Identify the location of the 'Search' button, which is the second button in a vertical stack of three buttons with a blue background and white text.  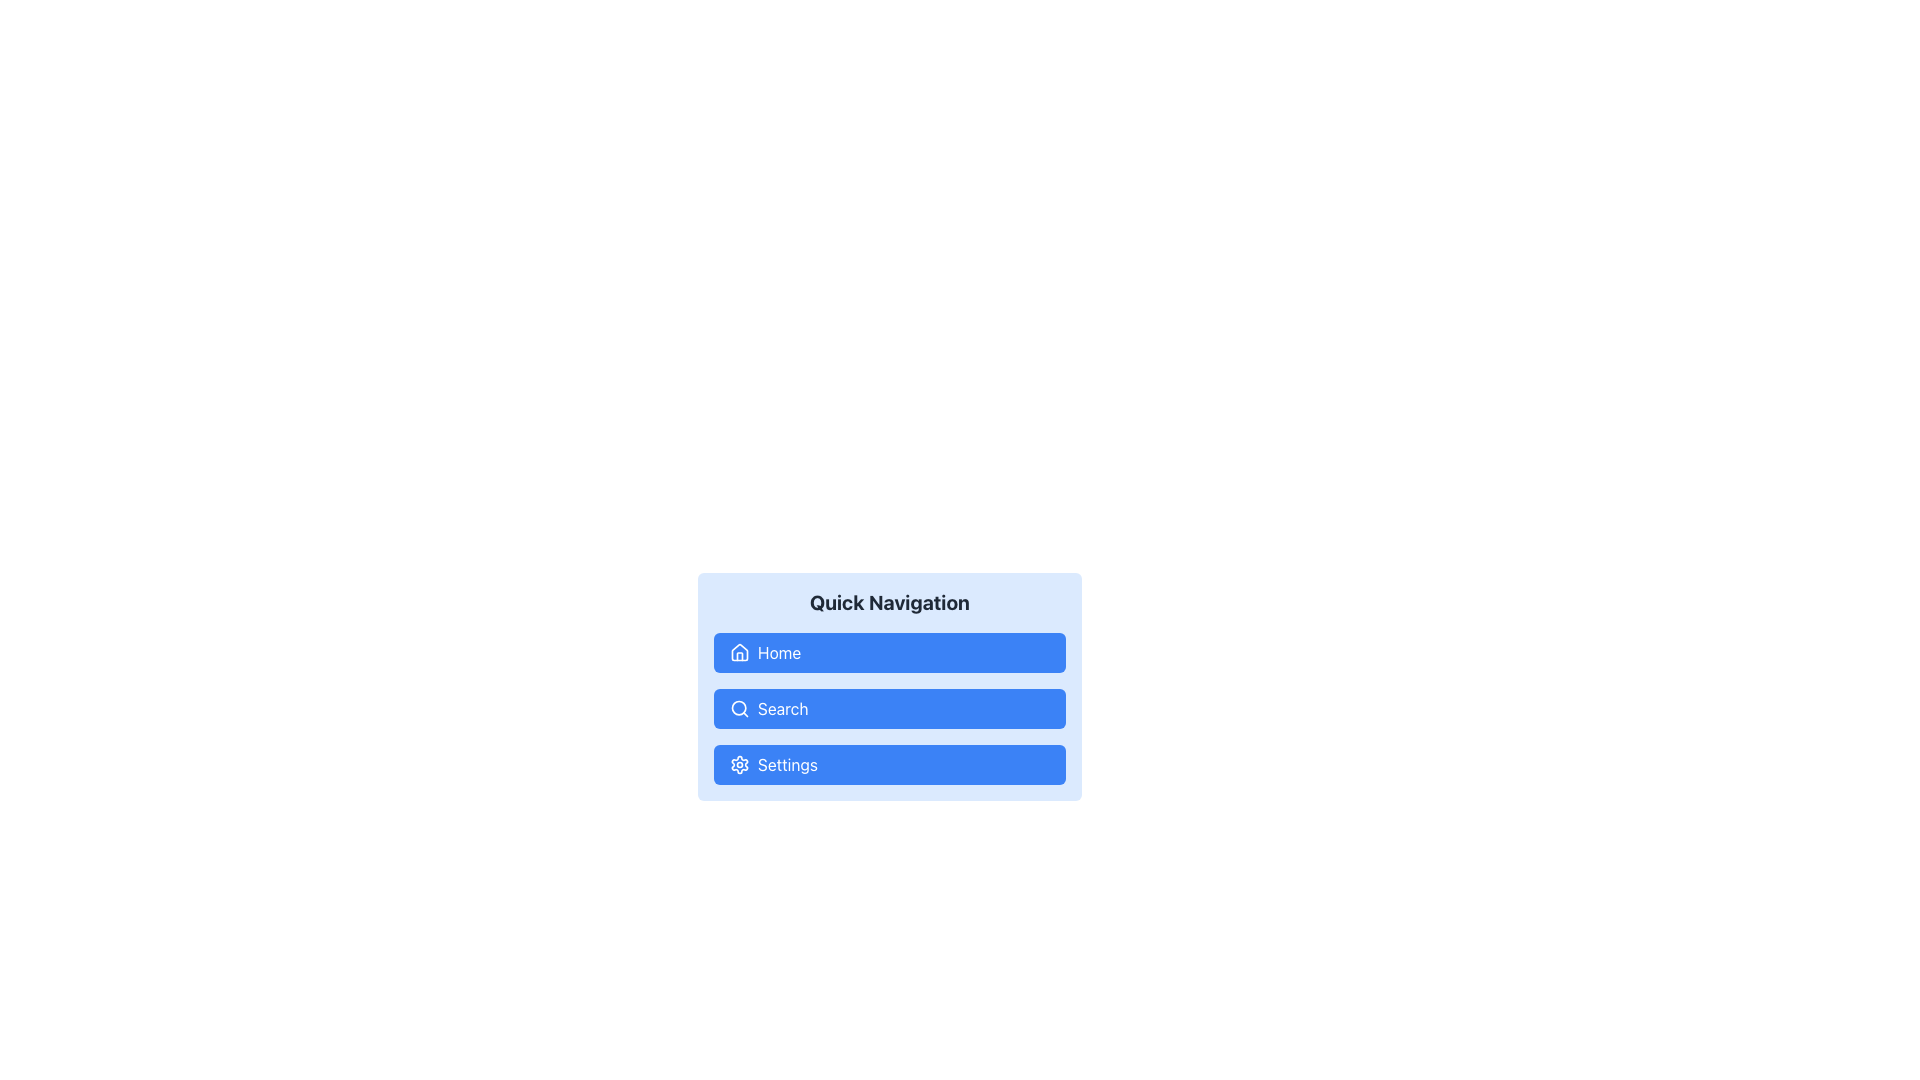
(781, 708).